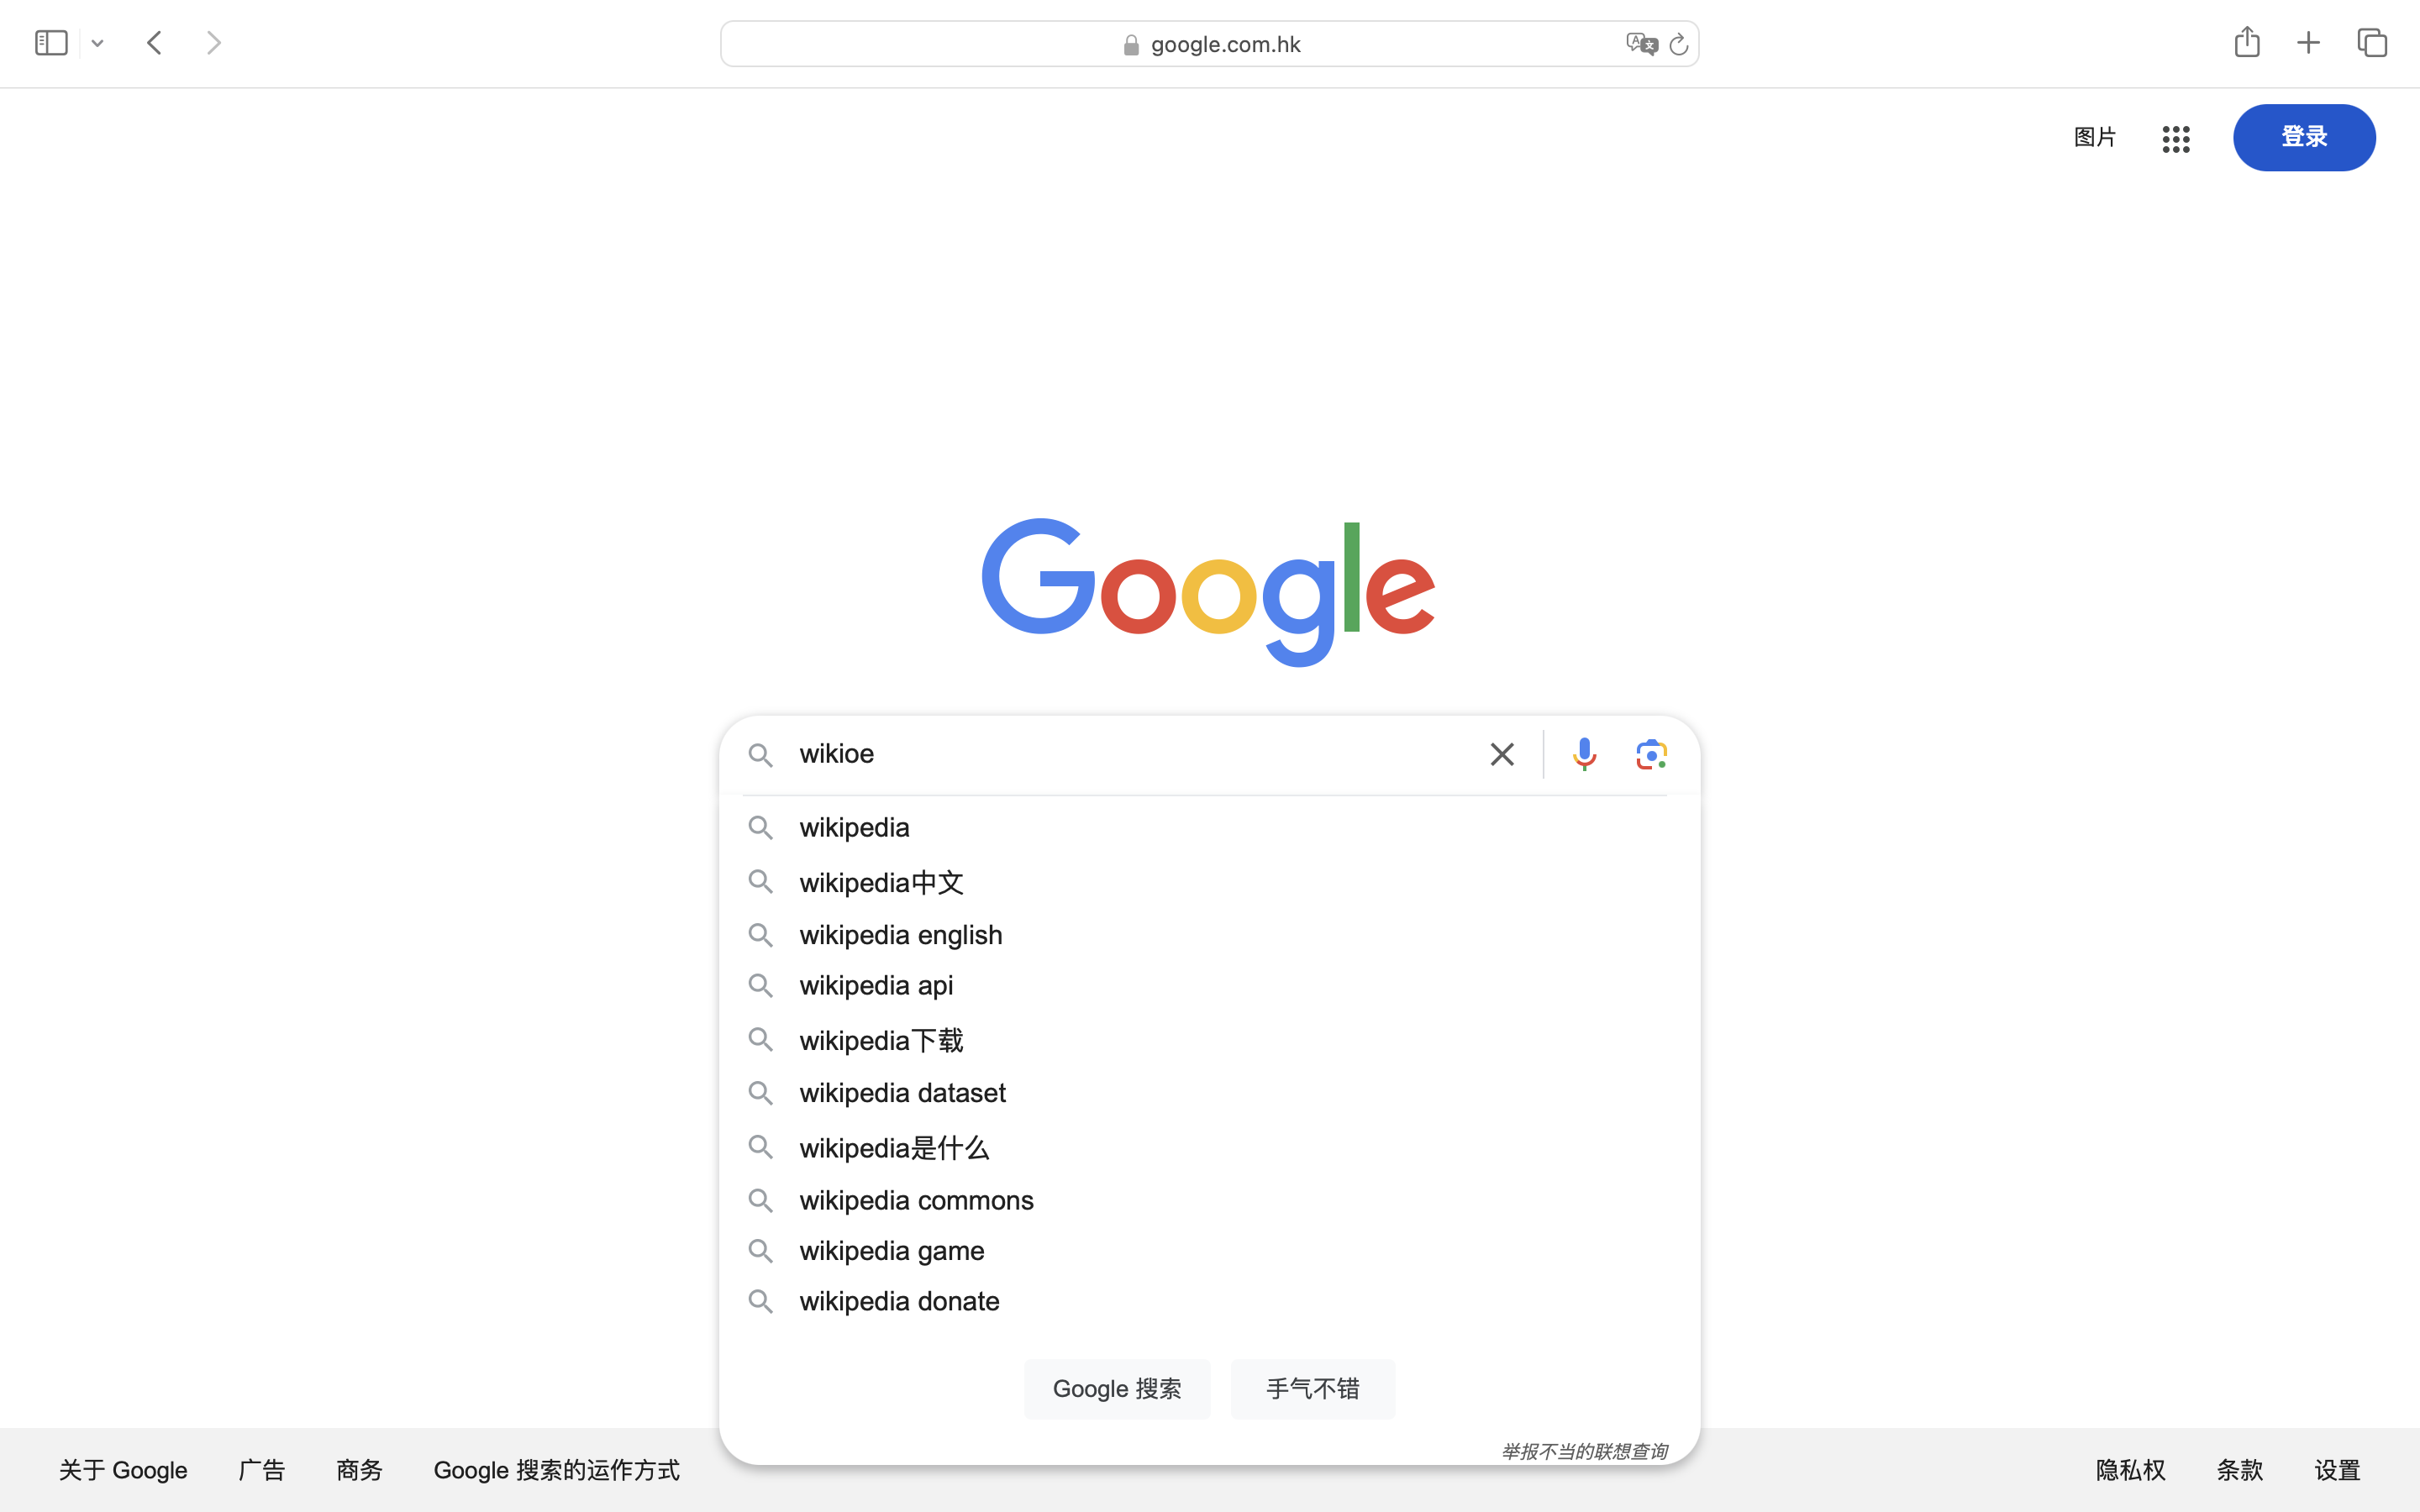  What do you see at coordinates (1182, 53) in the screenshot?
I see `'https://www.google.com.hk/?client=safari'` at bounding box center [1182, 53].